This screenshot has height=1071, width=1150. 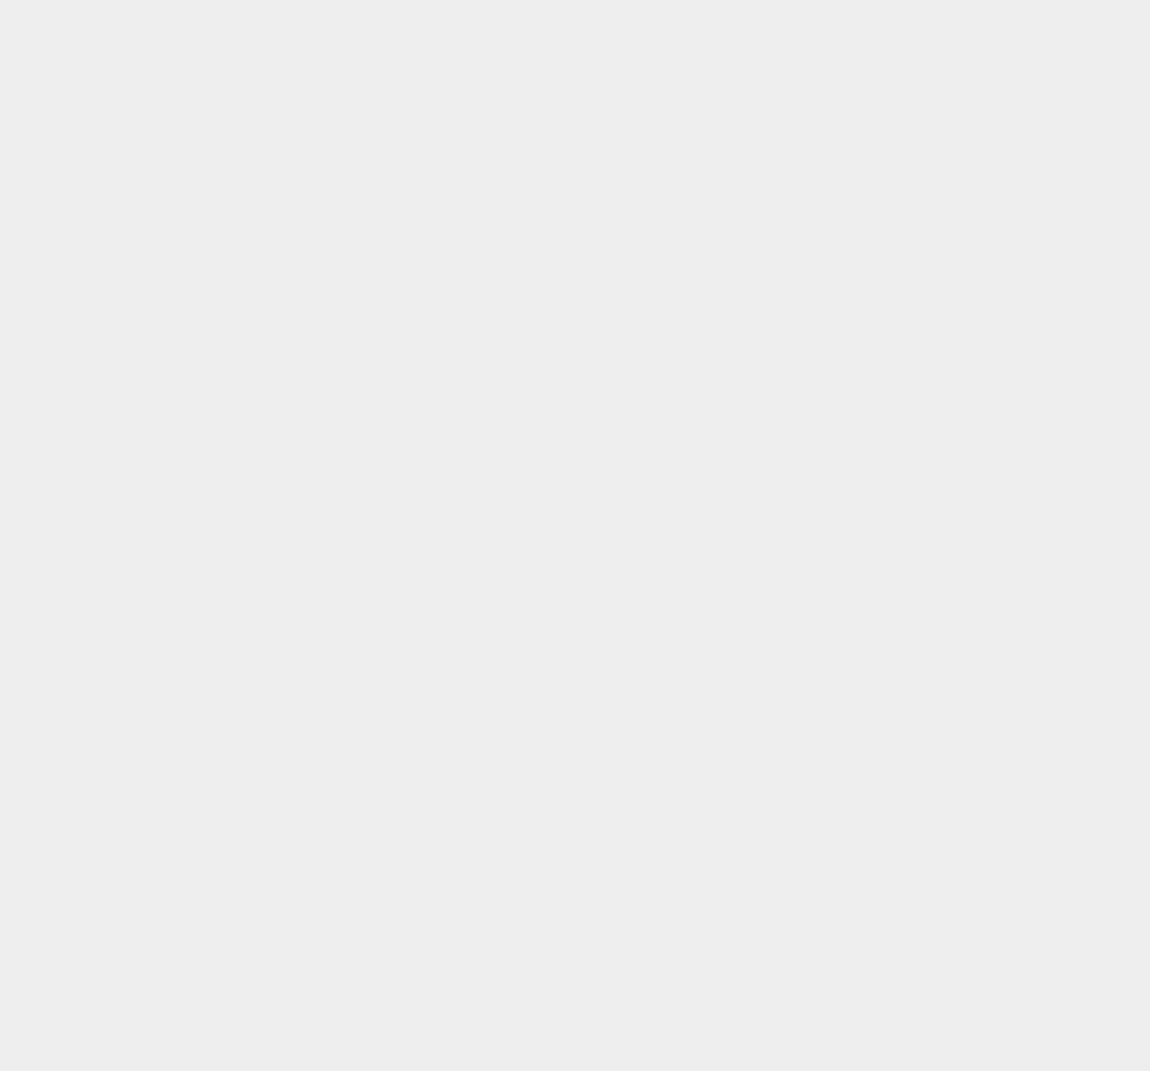 What do you see at coordinates (851, 725) in the screenshot?
I see `'Nokia Lumia'` at bounding box center [851, 725].